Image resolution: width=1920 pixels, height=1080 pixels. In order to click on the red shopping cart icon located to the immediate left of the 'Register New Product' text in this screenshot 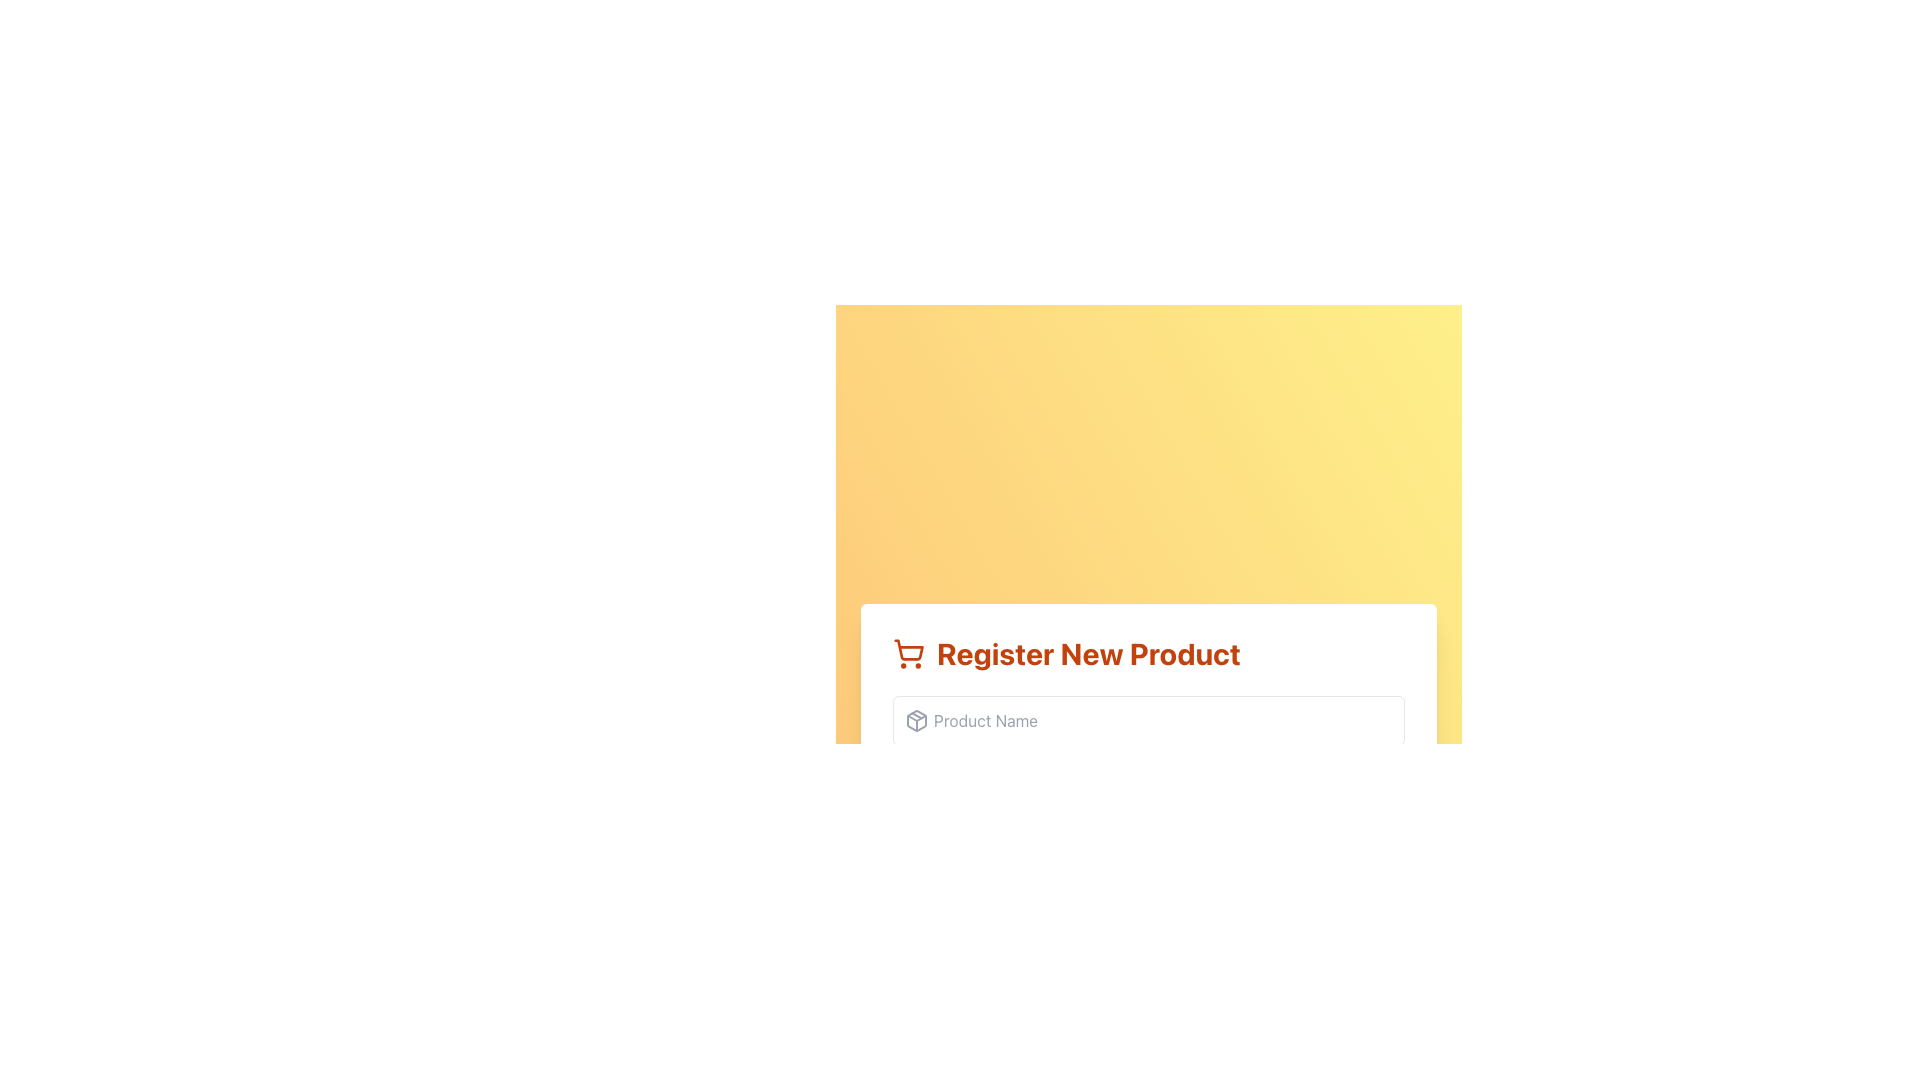, I will do `click(907, 654)`.